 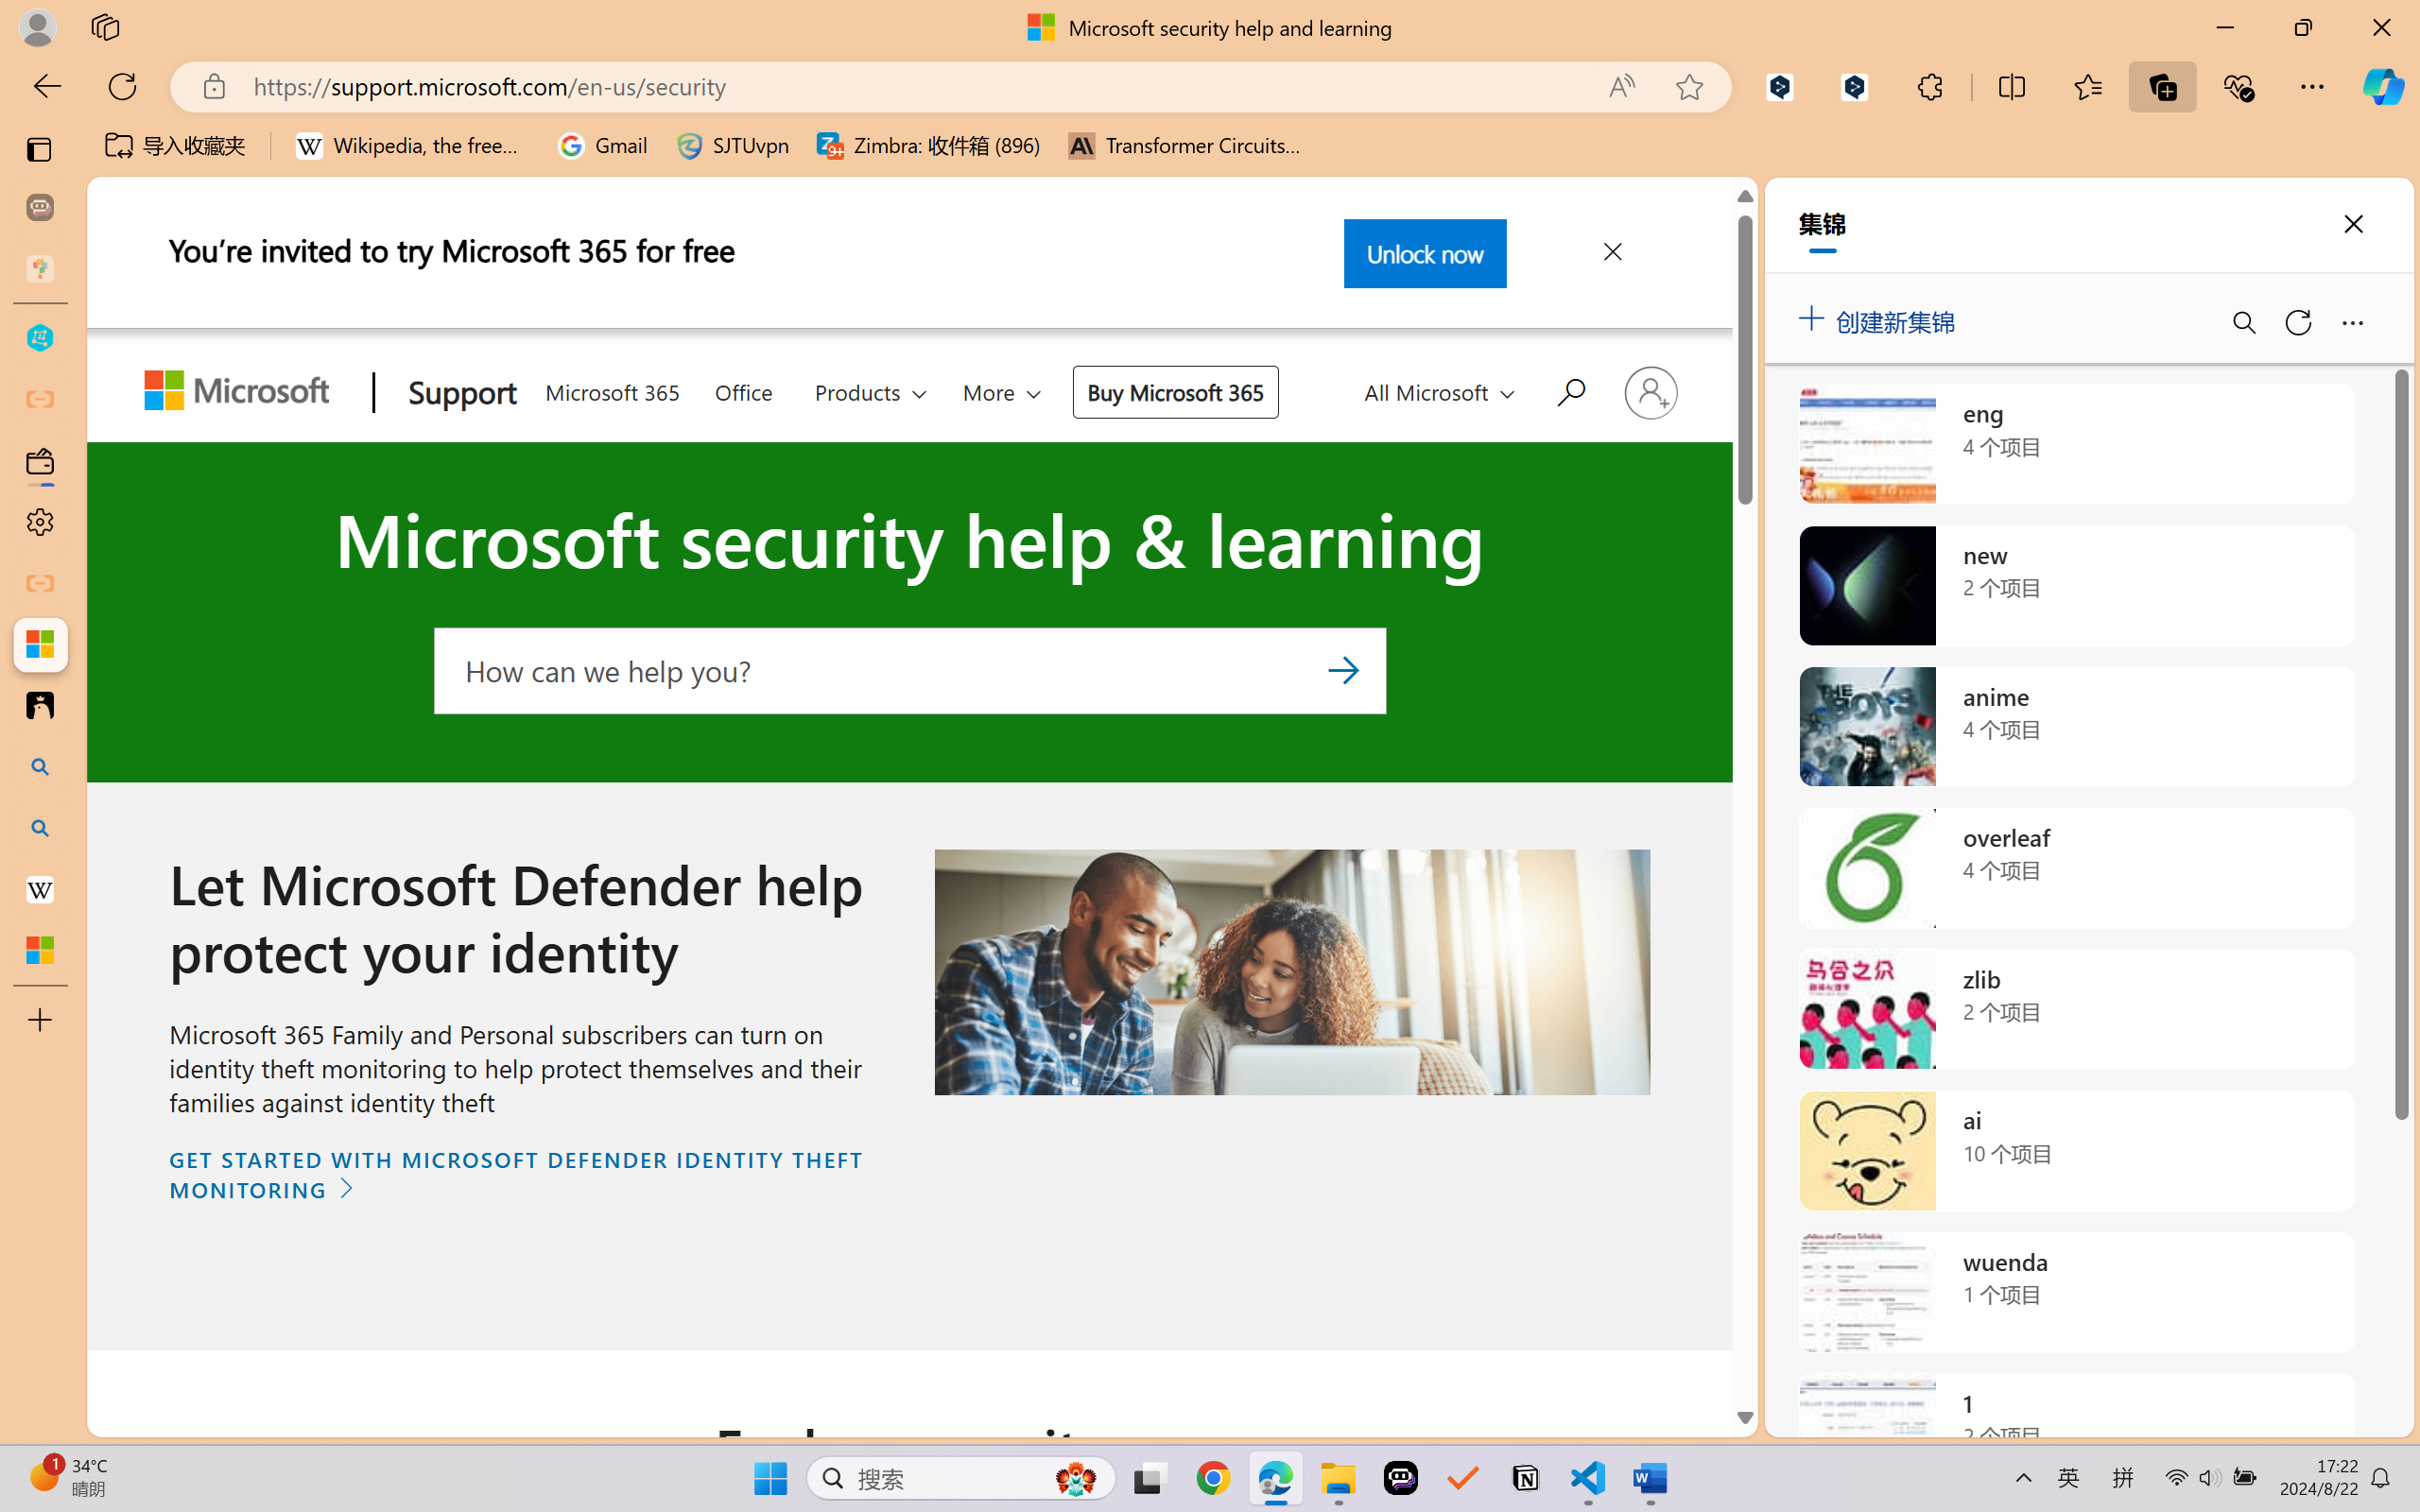 What do you see at coordinates (1004, 391) in the screenshot?
I see `'More'` at bounding box center [1004, 391].